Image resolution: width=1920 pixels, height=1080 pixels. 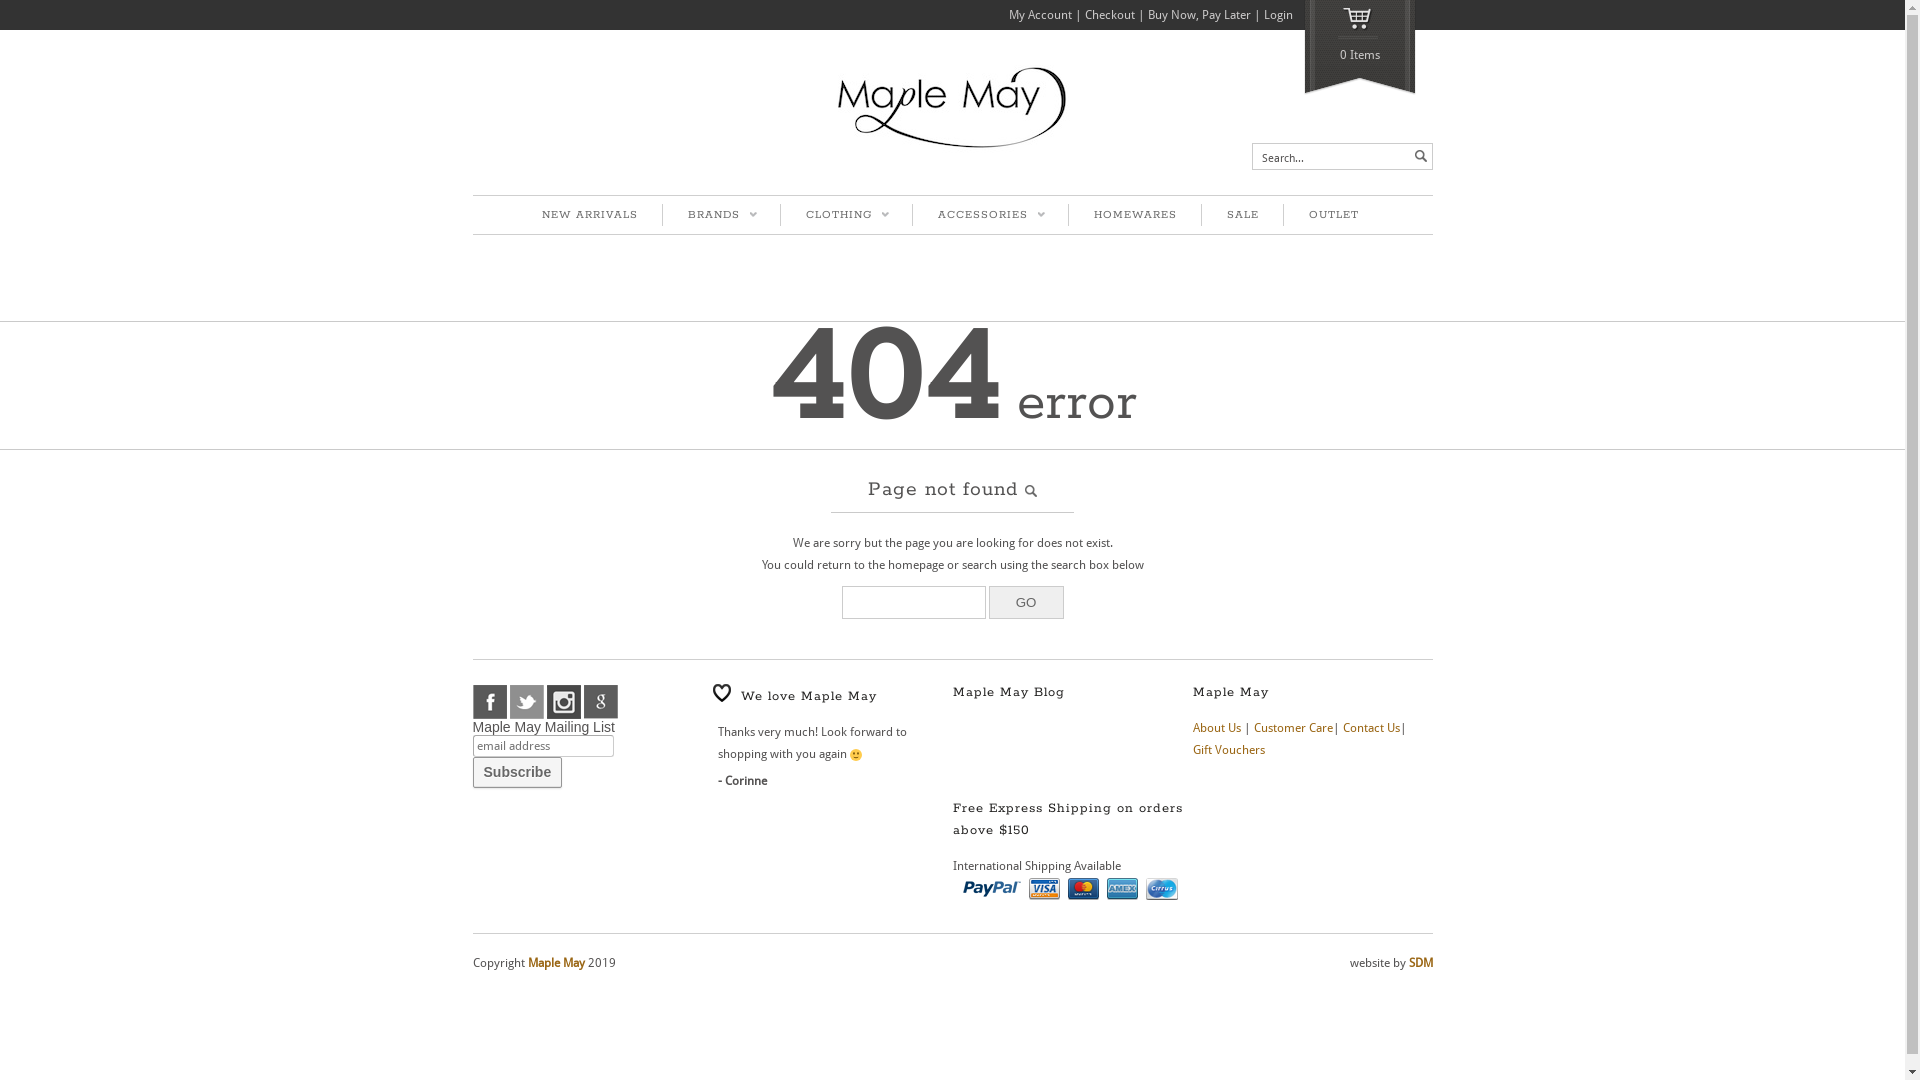 I want to click on 'OUTLET', so click(x=1333, y=215).